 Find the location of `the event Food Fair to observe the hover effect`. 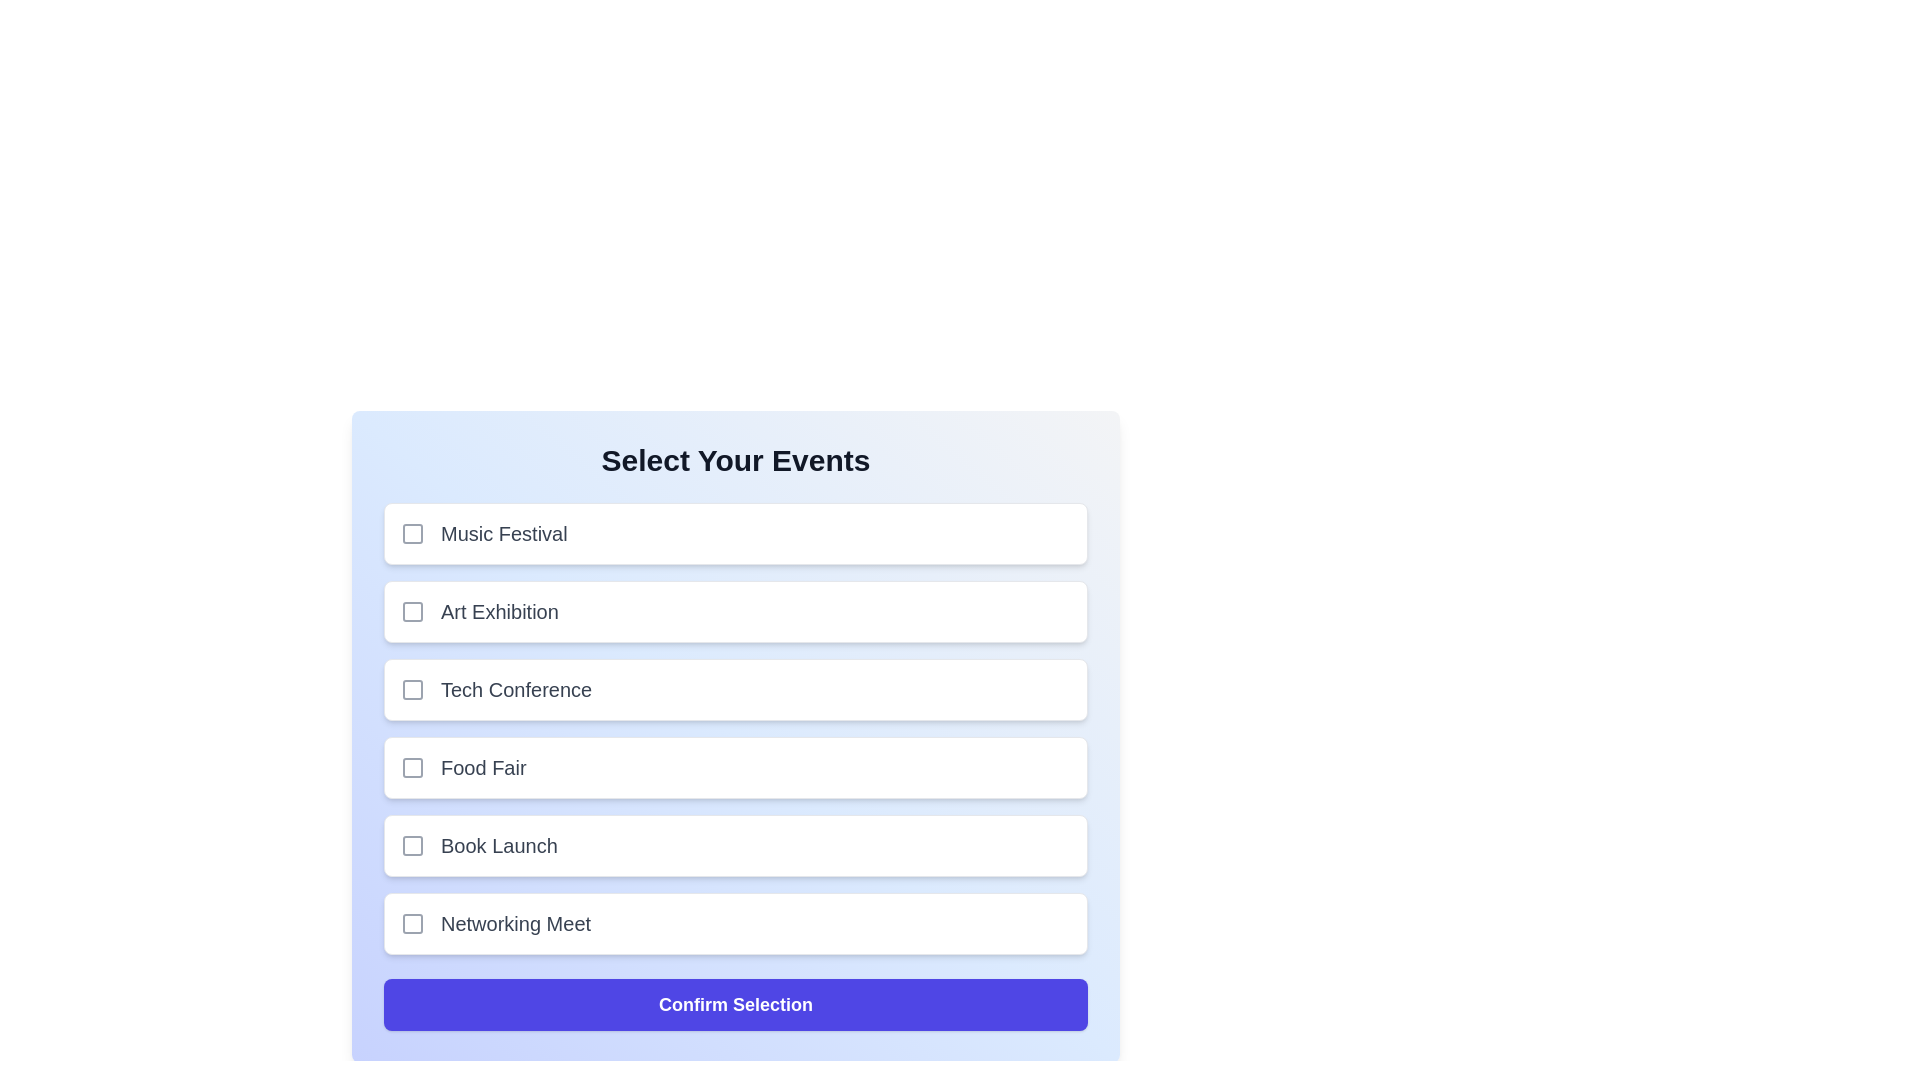

the event Food Fair to observe the hover effect is located at coordinates (734, 766).